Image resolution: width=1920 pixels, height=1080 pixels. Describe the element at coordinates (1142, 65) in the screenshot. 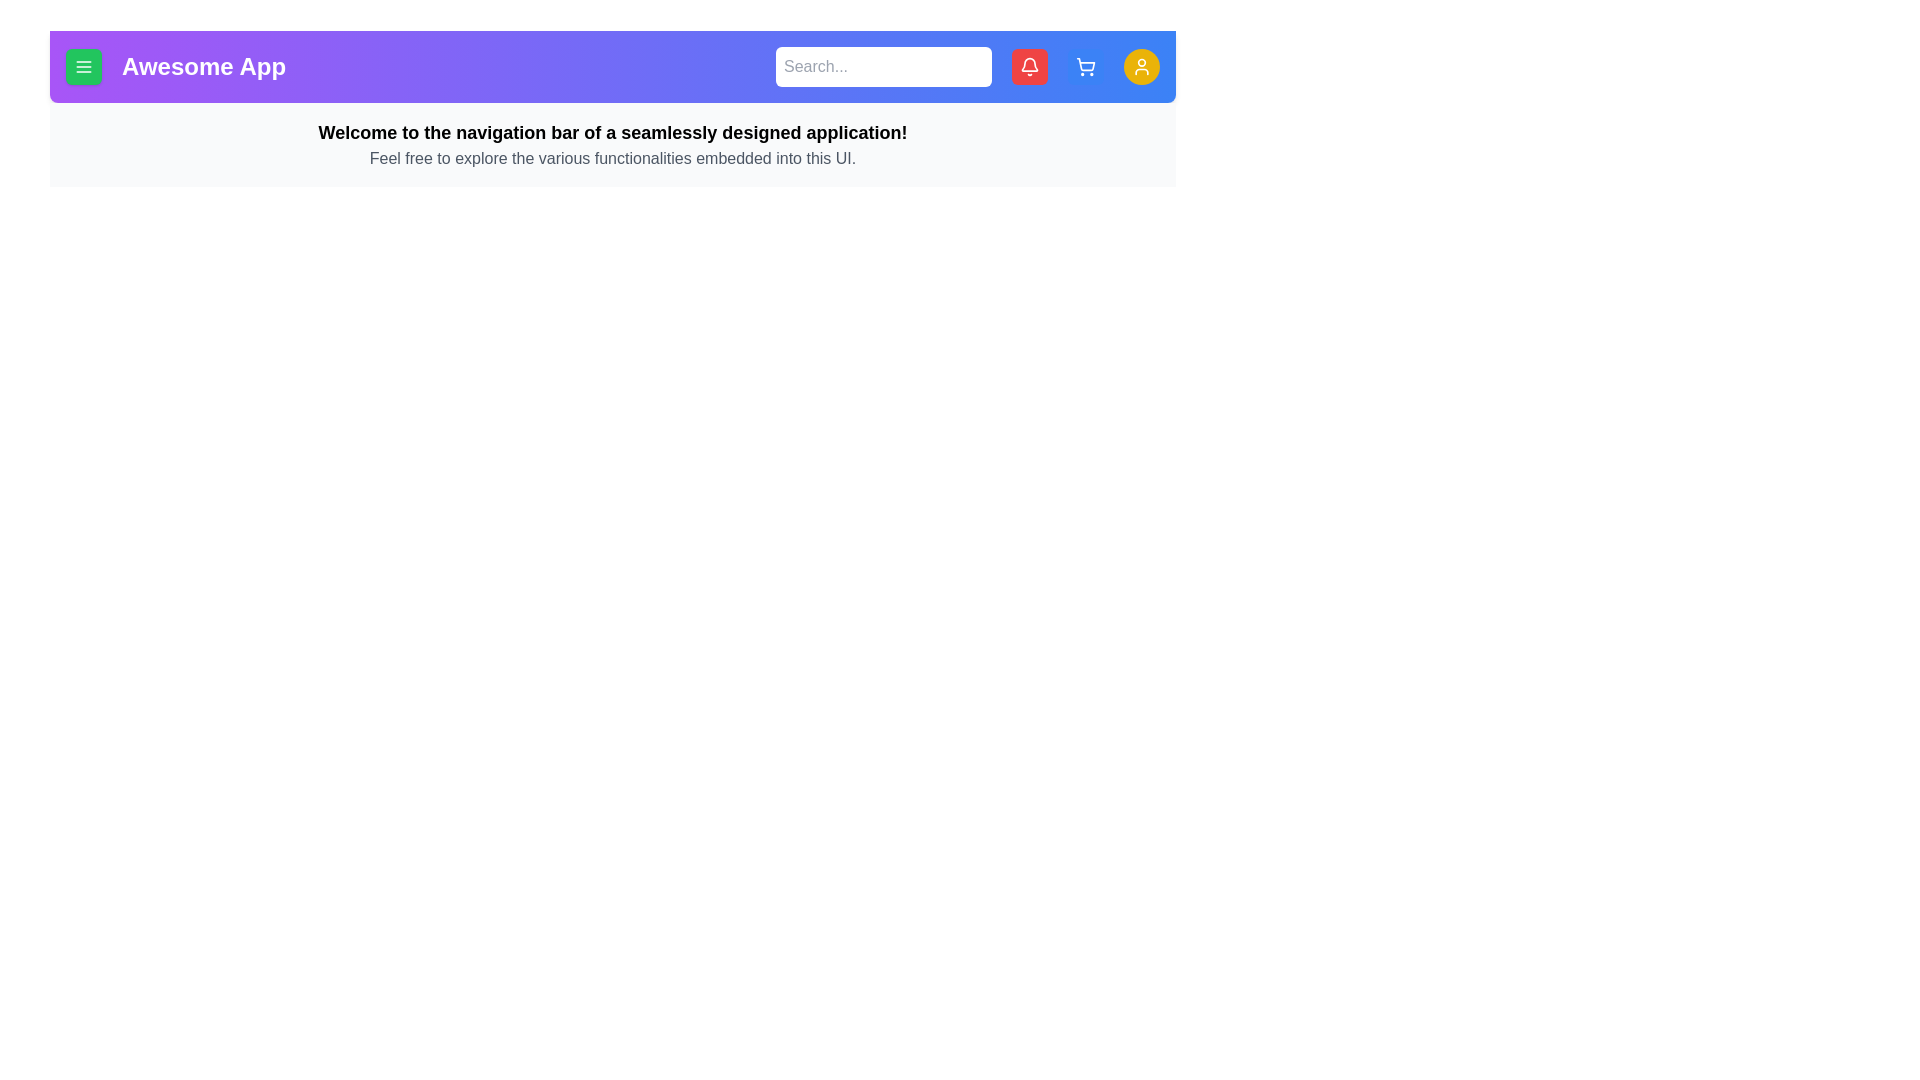

I see `the user profile button to access user settings or profile` at that location.